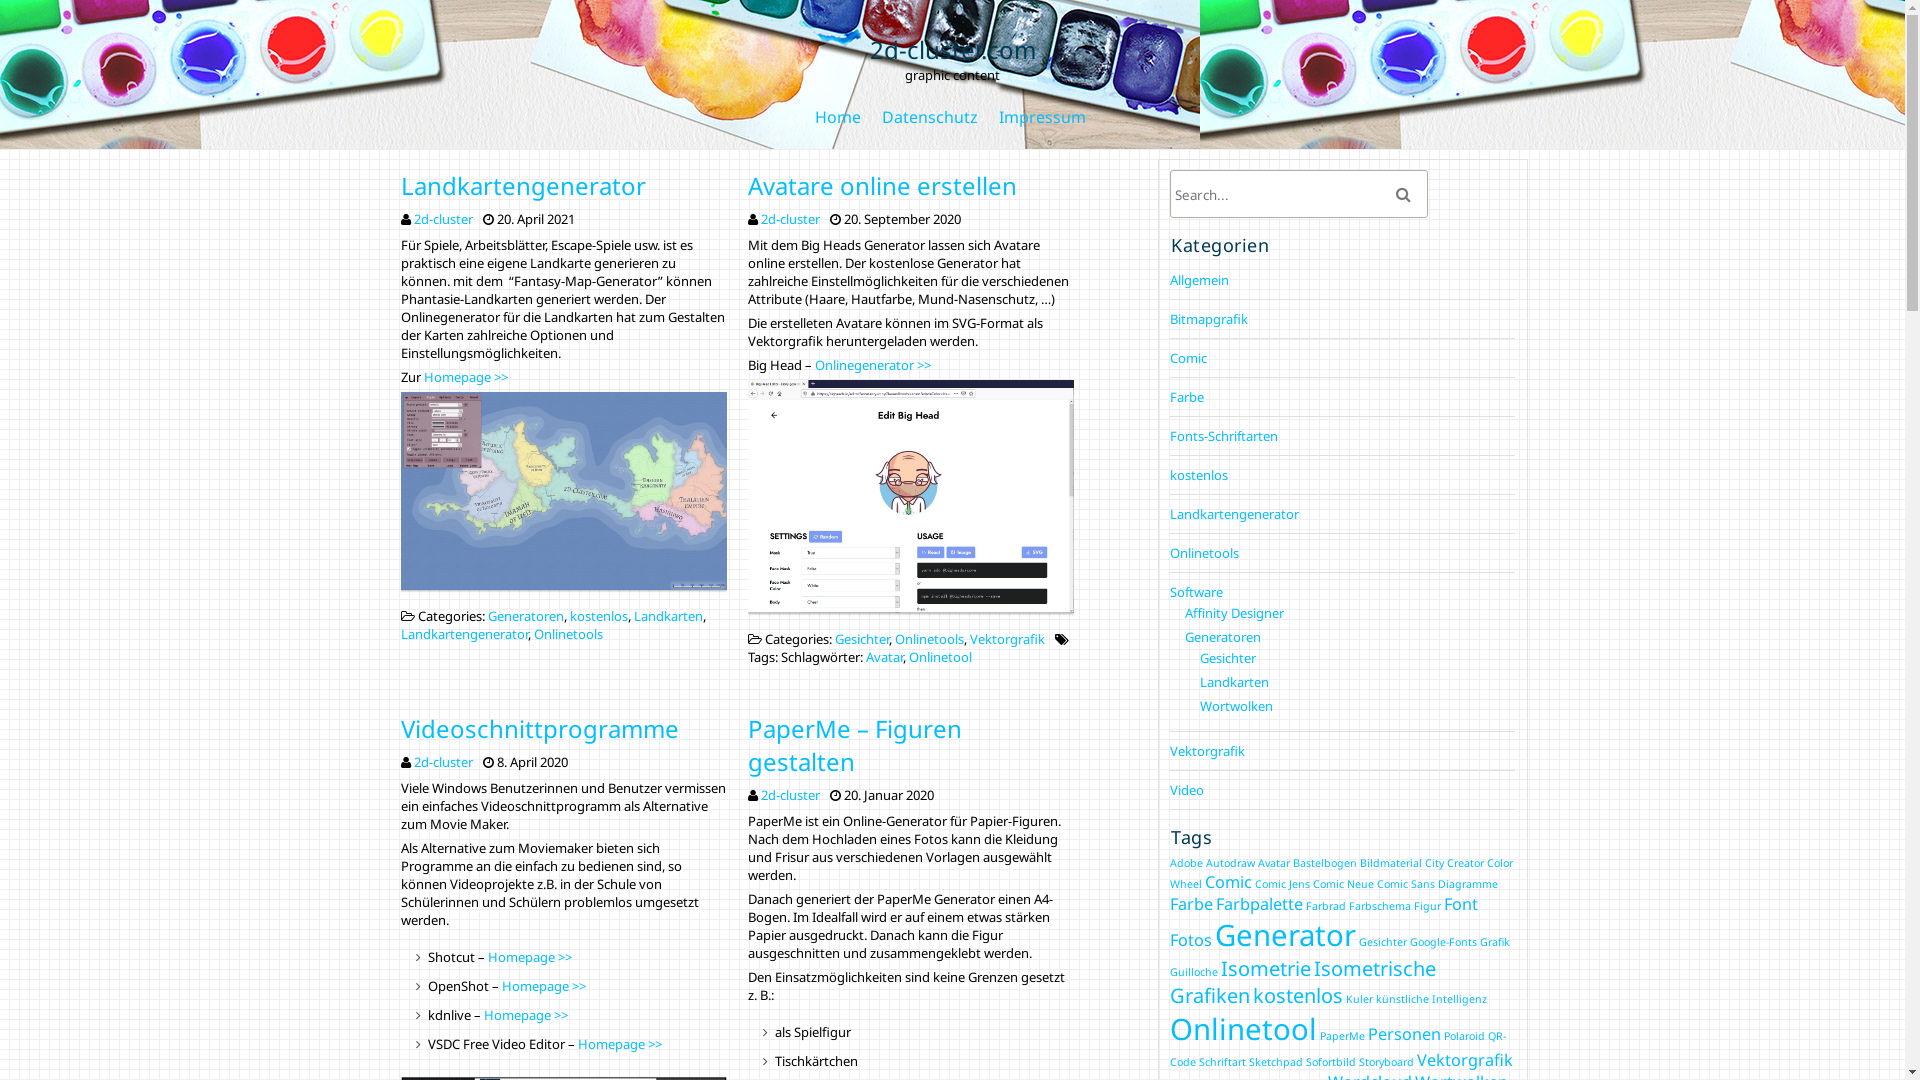 This screenshot has height=1080, width=1920. What do you see at coordinates (1221, 1060) in the screenshot?
I see `'Schriftart'` at bounding box center [1221, 1060].